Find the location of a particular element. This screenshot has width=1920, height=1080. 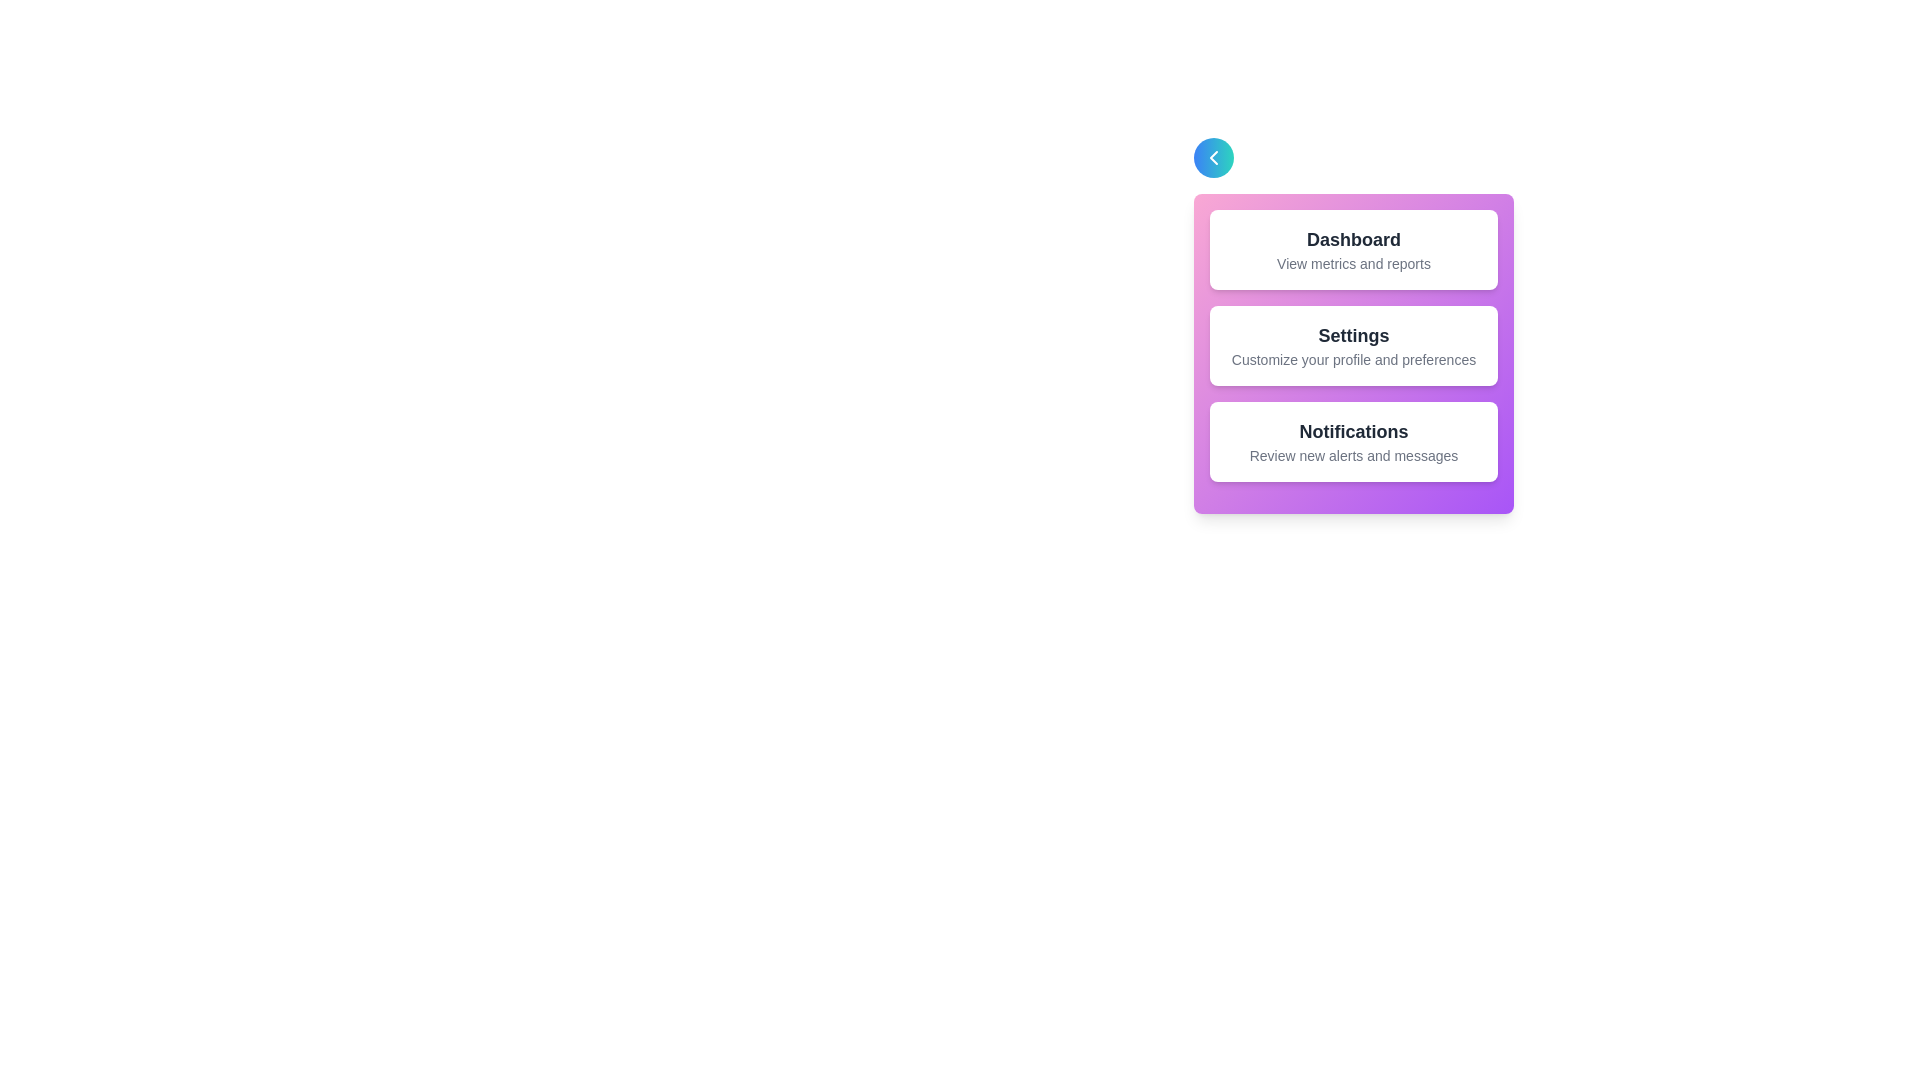

the section titled 'Notifications' to observe its visual effect is located at coordinates (1353, 441).